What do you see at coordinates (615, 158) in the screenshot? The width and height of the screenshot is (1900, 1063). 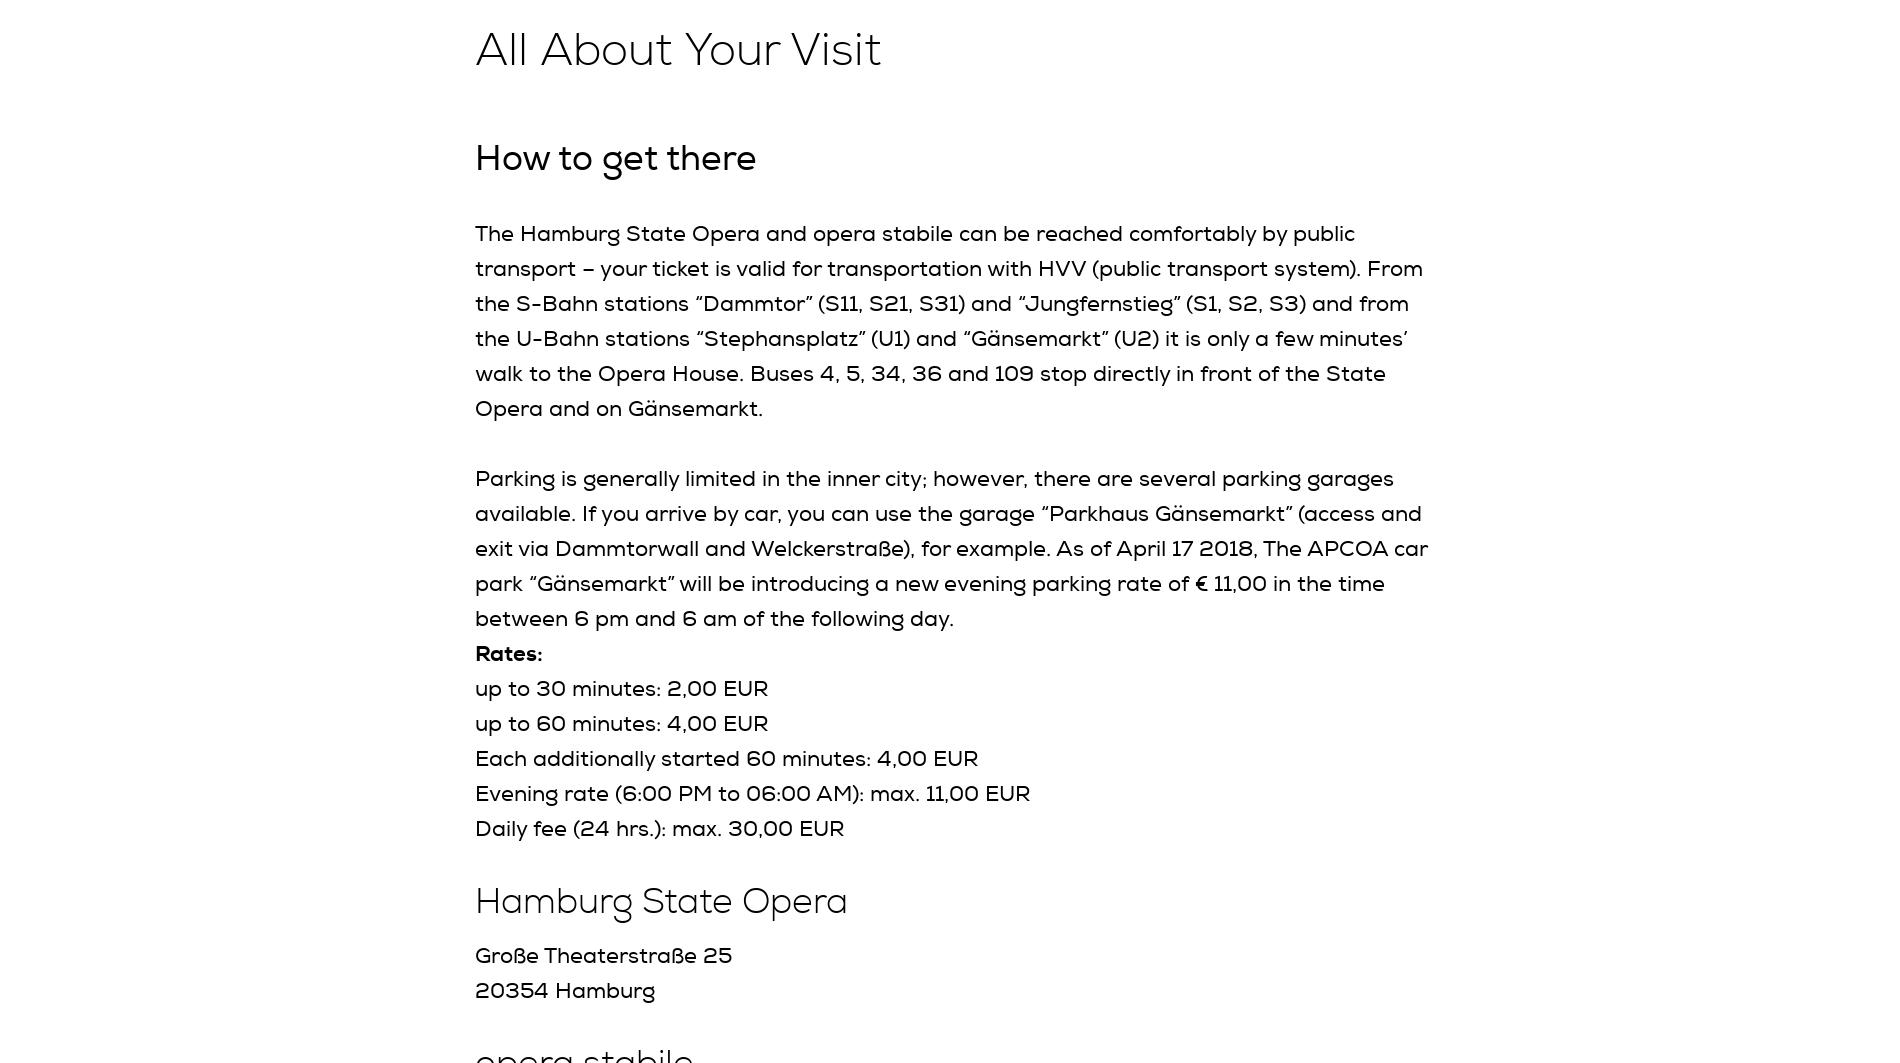 I see `'How to get there'` at bounding box center [615, 158].